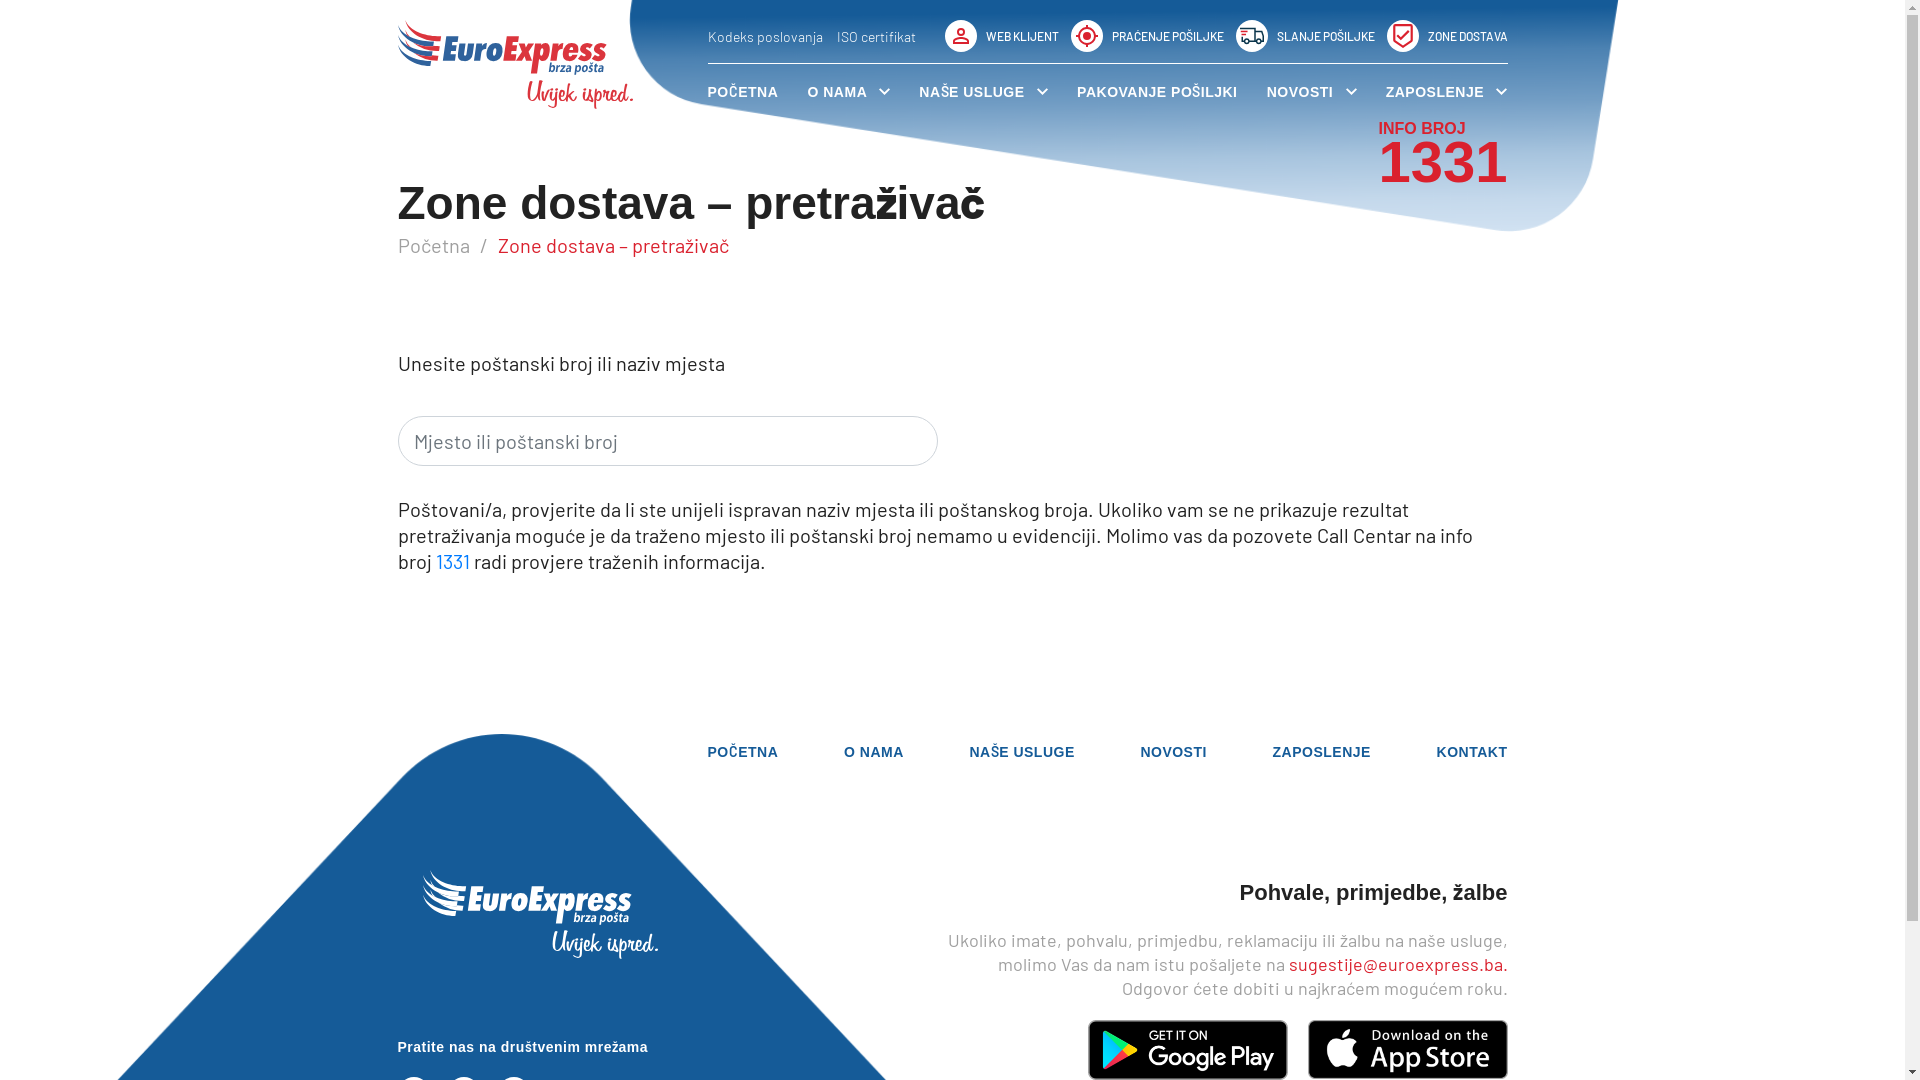  What do you see at coordinates (1446, 35) in the screenshot?
I see `'ZONE DOSTAVA'` at bounding box center [1446, 35].